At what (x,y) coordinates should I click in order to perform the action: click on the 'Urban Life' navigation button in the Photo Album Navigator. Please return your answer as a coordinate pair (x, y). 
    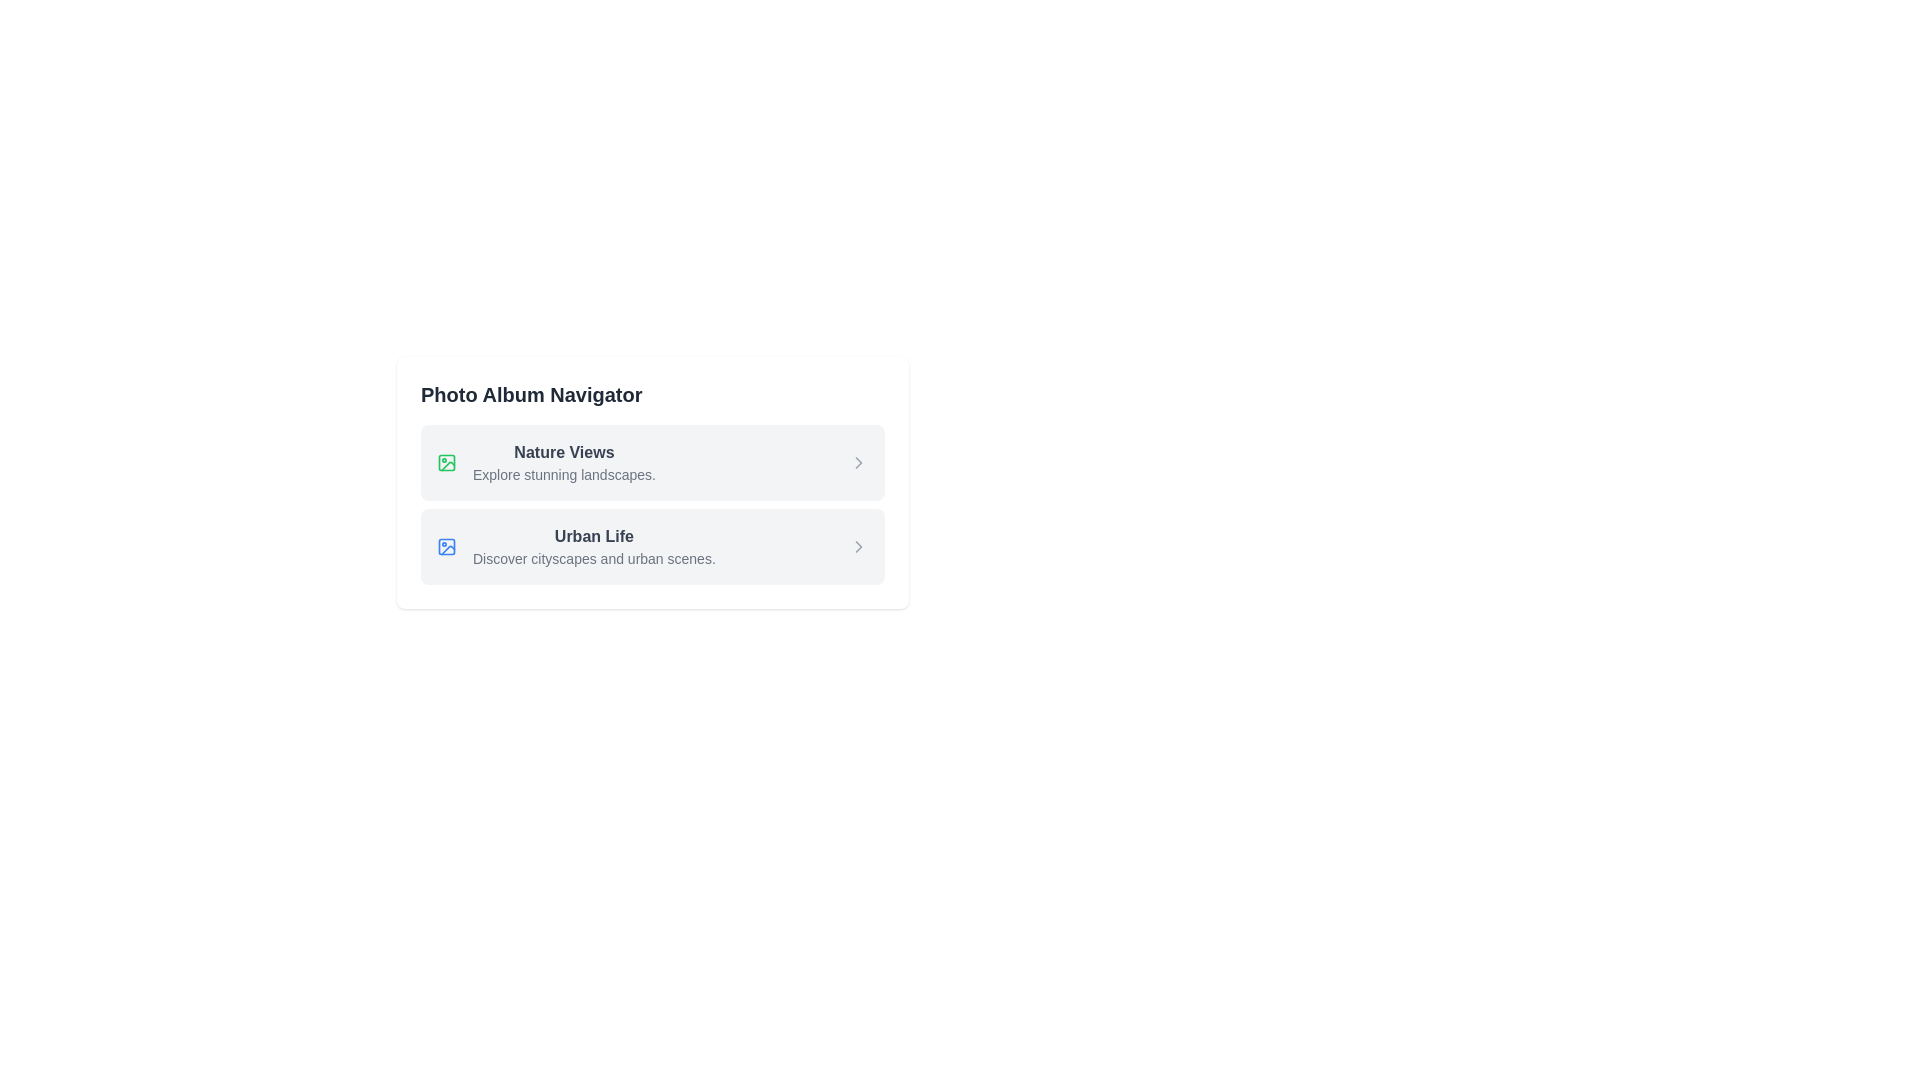
    Looking at the image, I should click on (652, 547).